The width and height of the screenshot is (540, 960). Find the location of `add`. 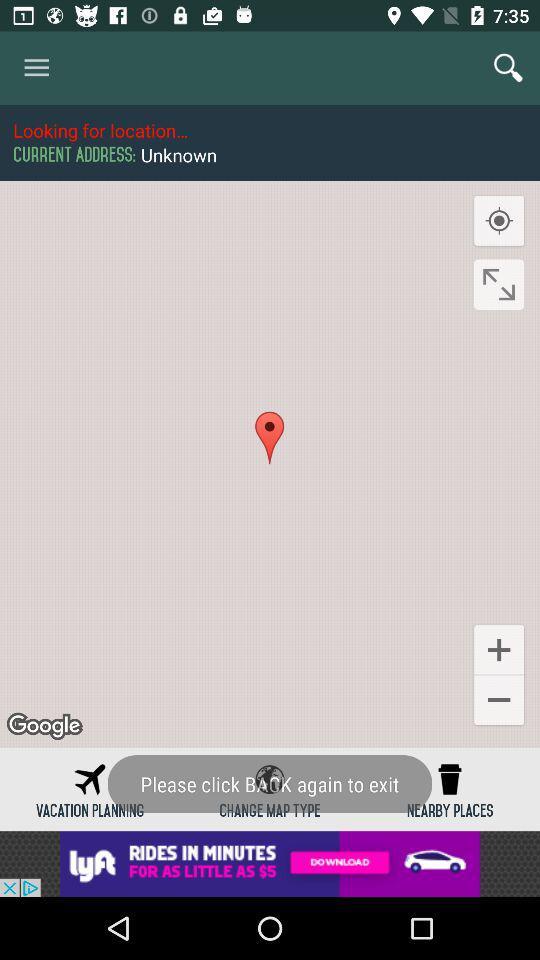

add is located at coordinates (270, 863).